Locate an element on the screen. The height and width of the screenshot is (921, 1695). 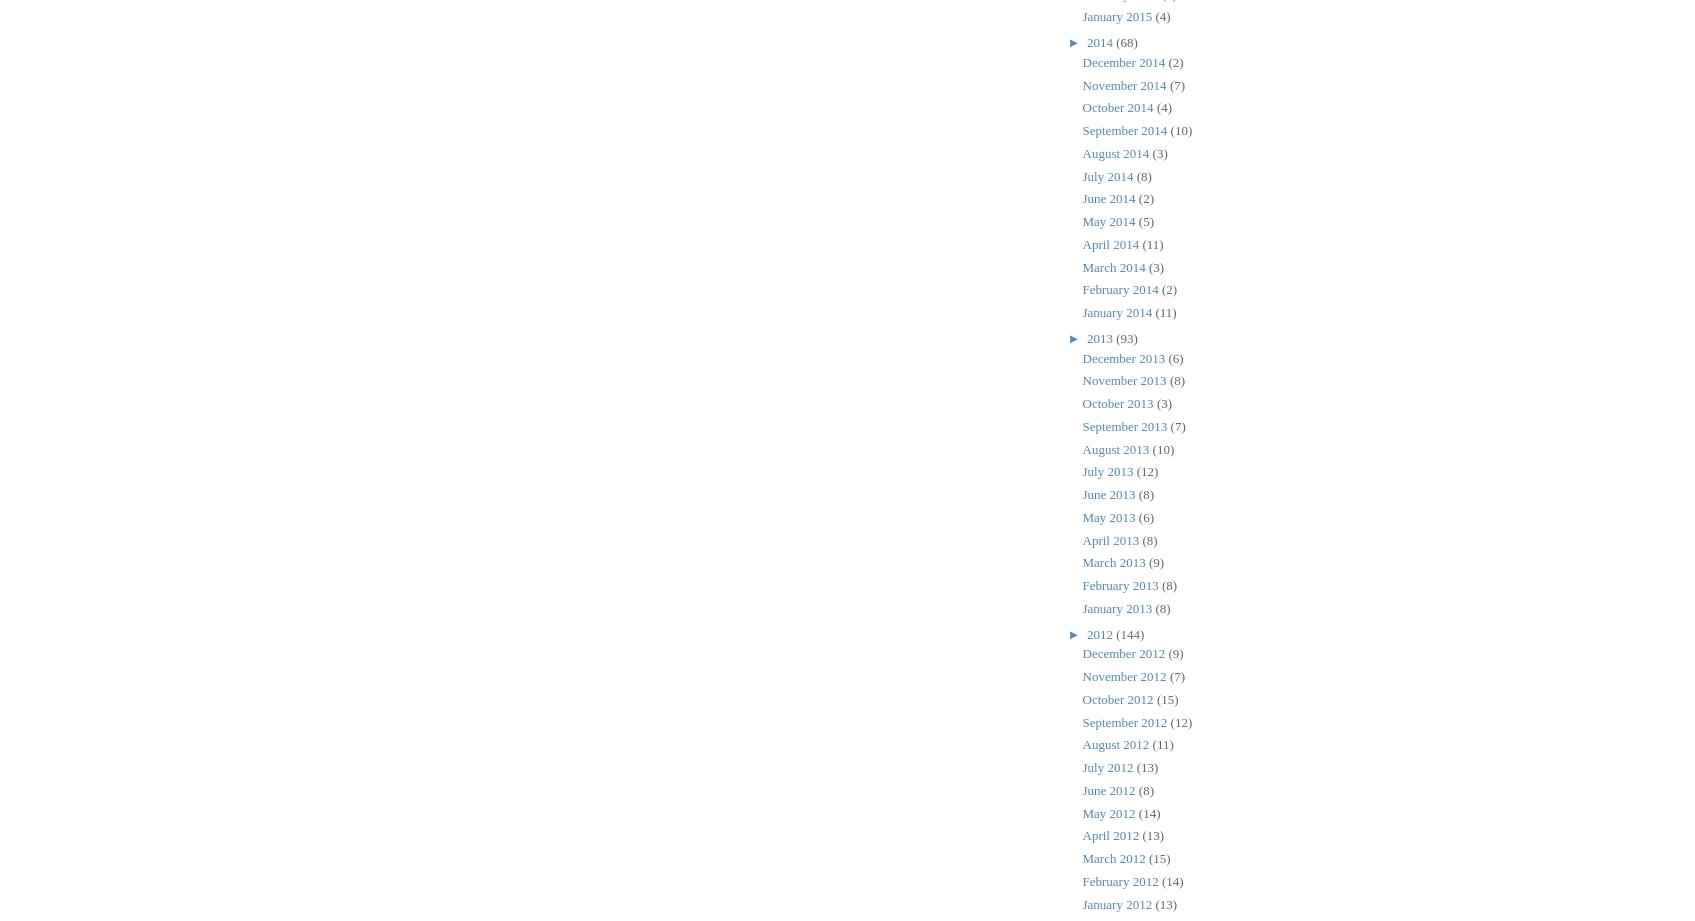
'July 2013' is located at coordinates (1081, 470).